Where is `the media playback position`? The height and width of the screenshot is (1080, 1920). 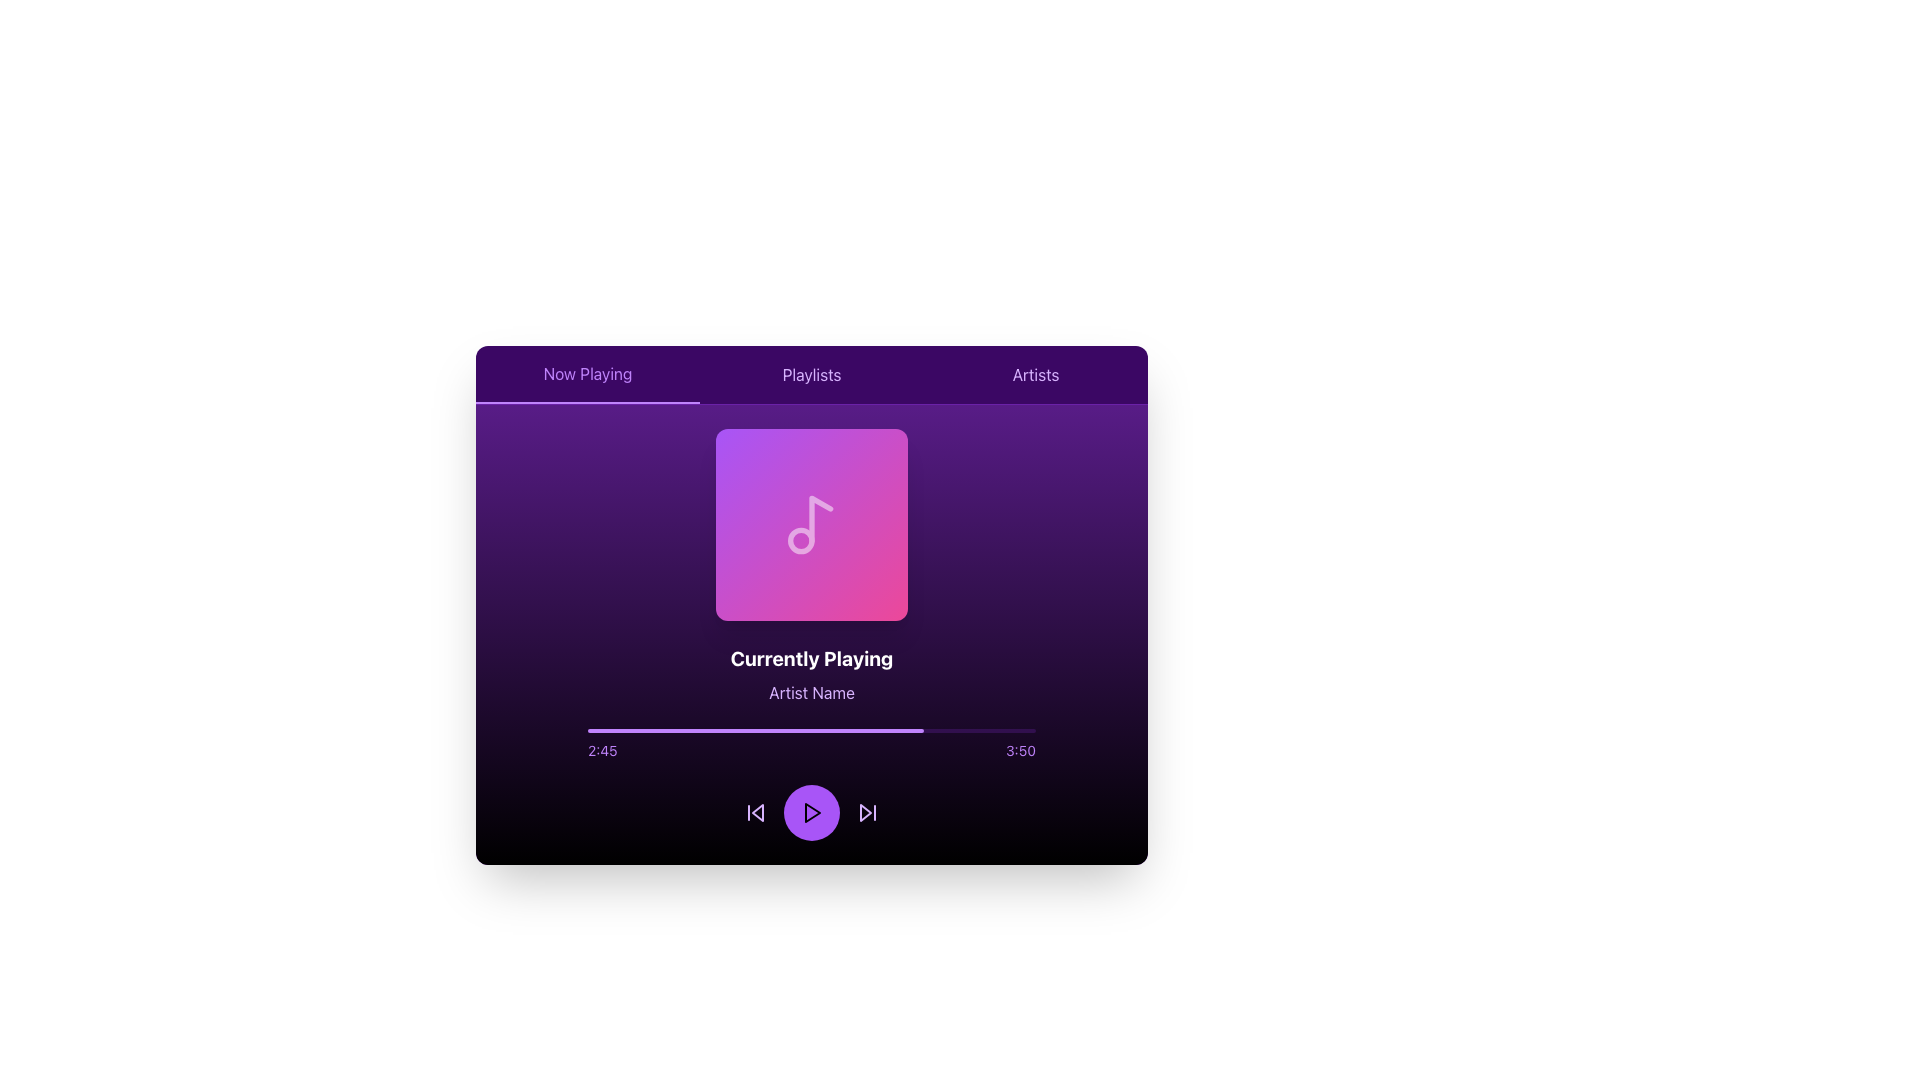 the media playback position is located at coordinates (591, 731).